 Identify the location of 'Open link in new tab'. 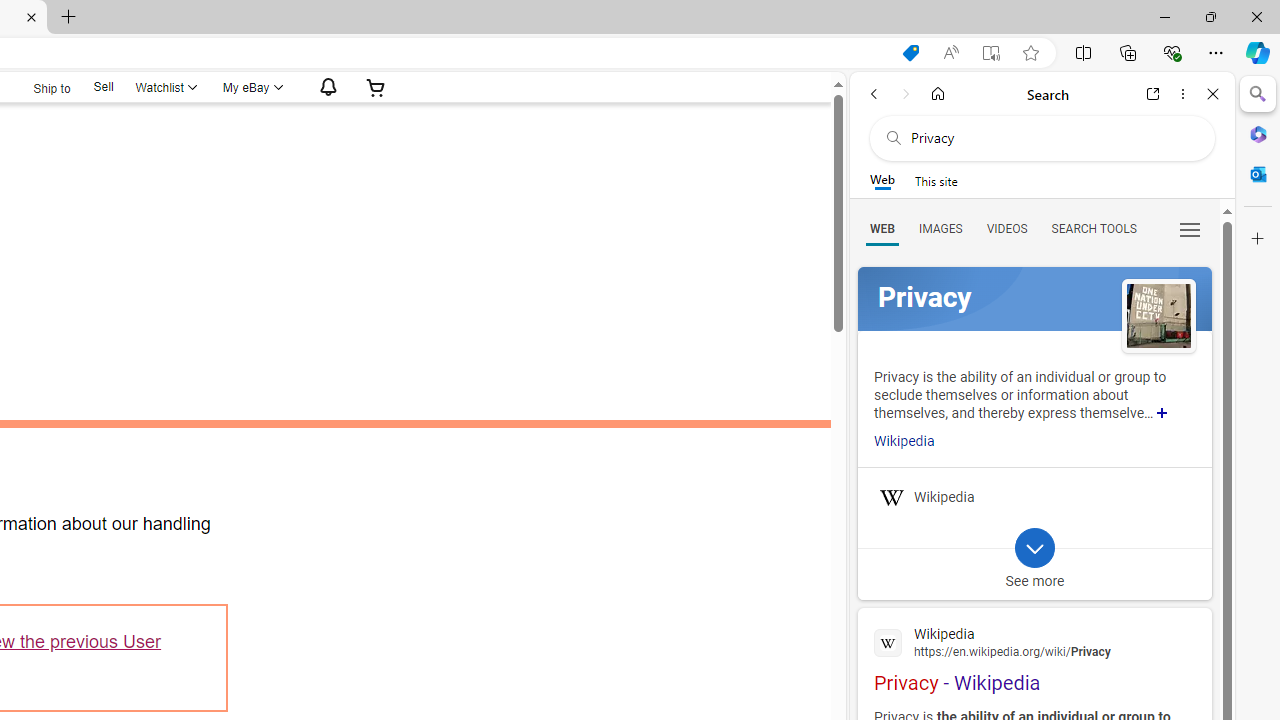
(1153, 93).